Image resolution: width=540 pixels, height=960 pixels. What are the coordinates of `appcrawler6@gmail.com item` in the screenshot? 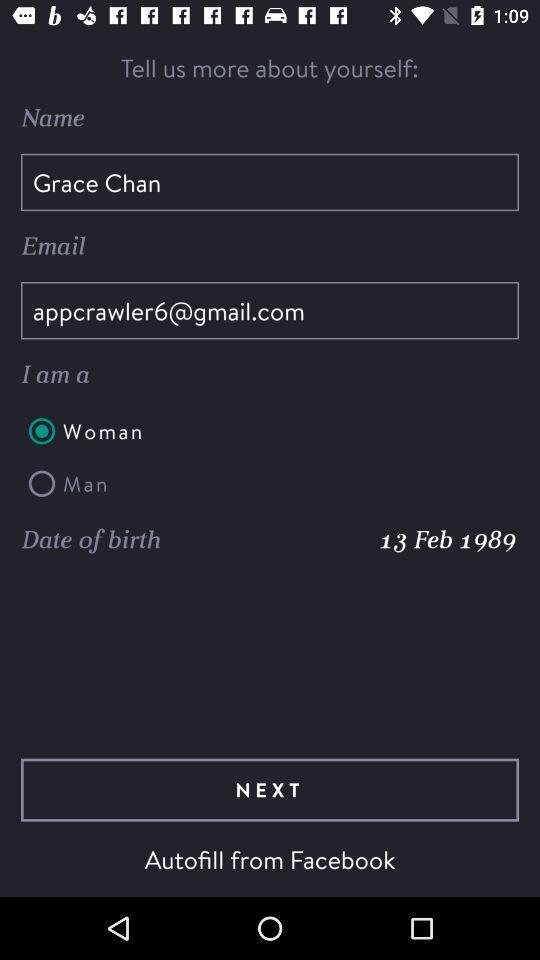 It's located at (270, 310).